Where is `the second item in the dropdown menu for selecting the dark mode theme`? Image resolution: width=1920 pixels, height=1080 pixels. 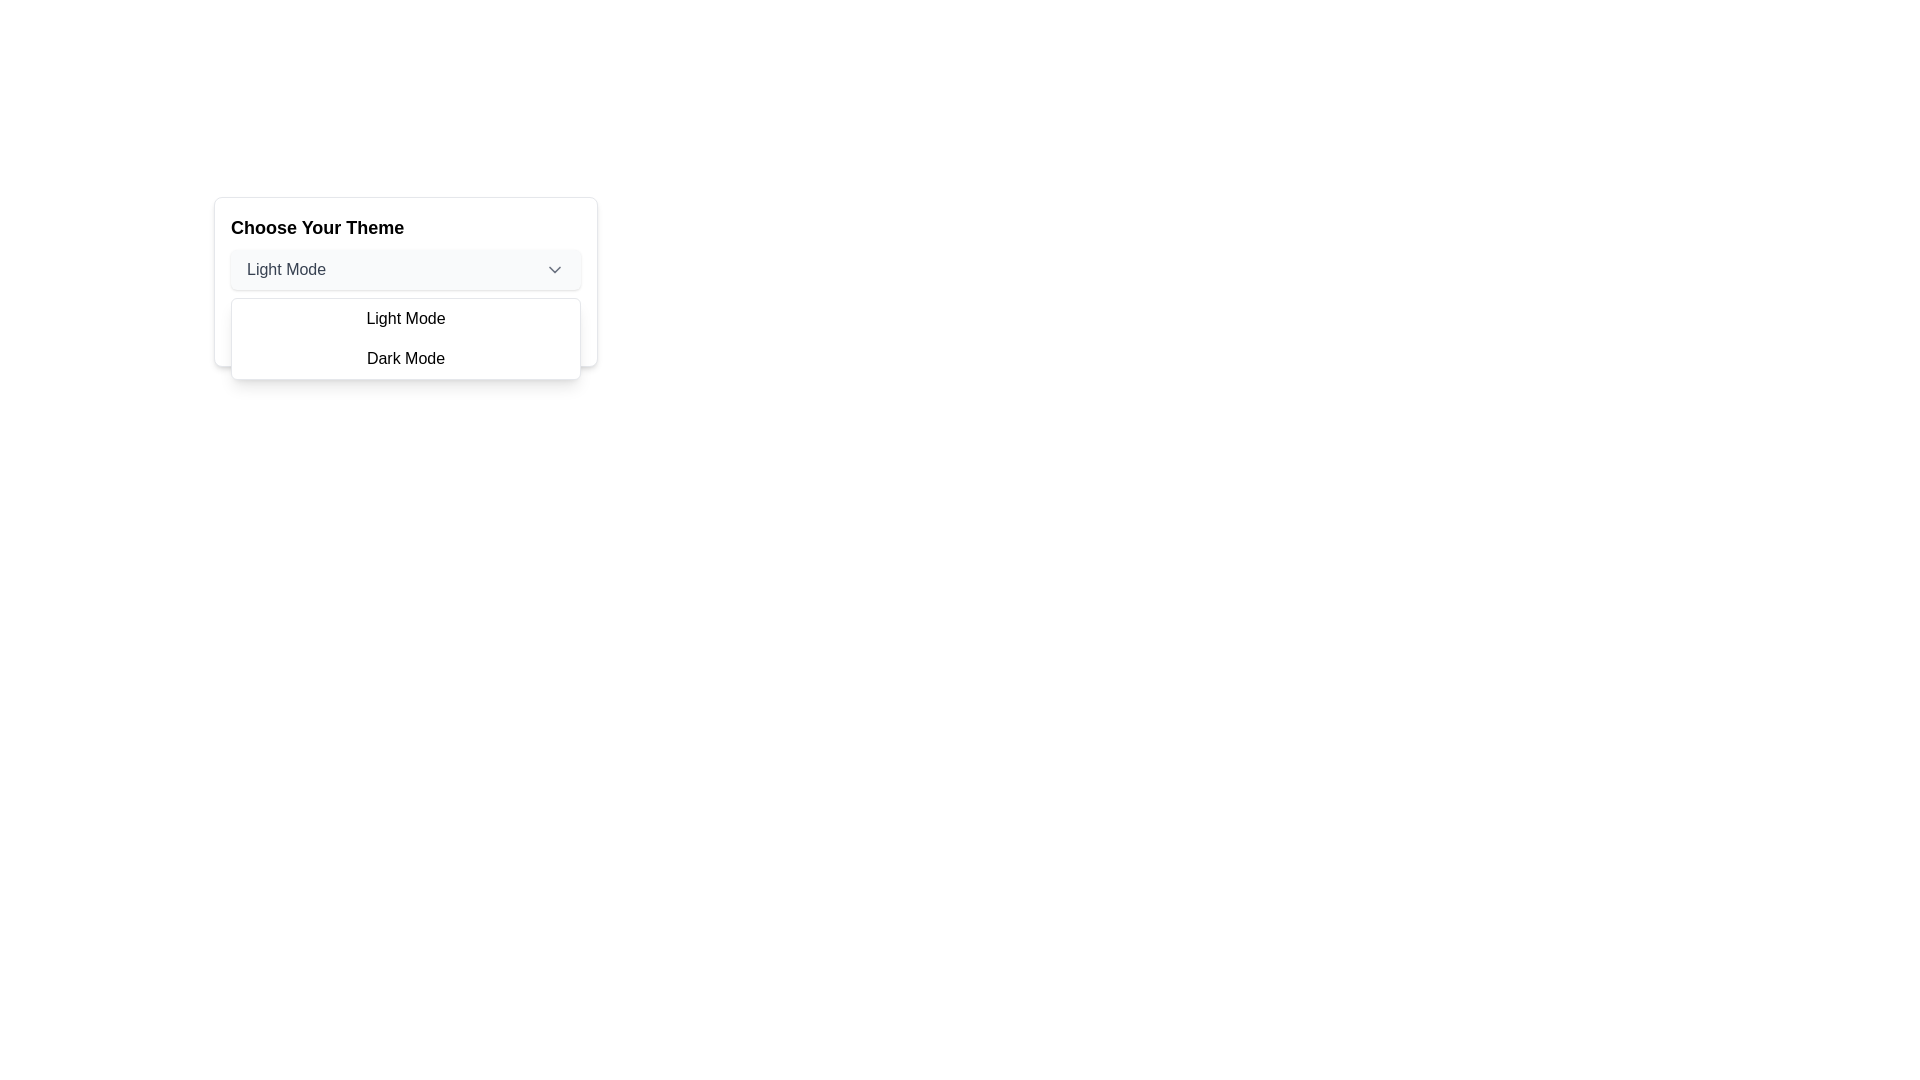
the second item in the dropdown menu for selecting the dark mode theme is located at coordinates (405, 357).